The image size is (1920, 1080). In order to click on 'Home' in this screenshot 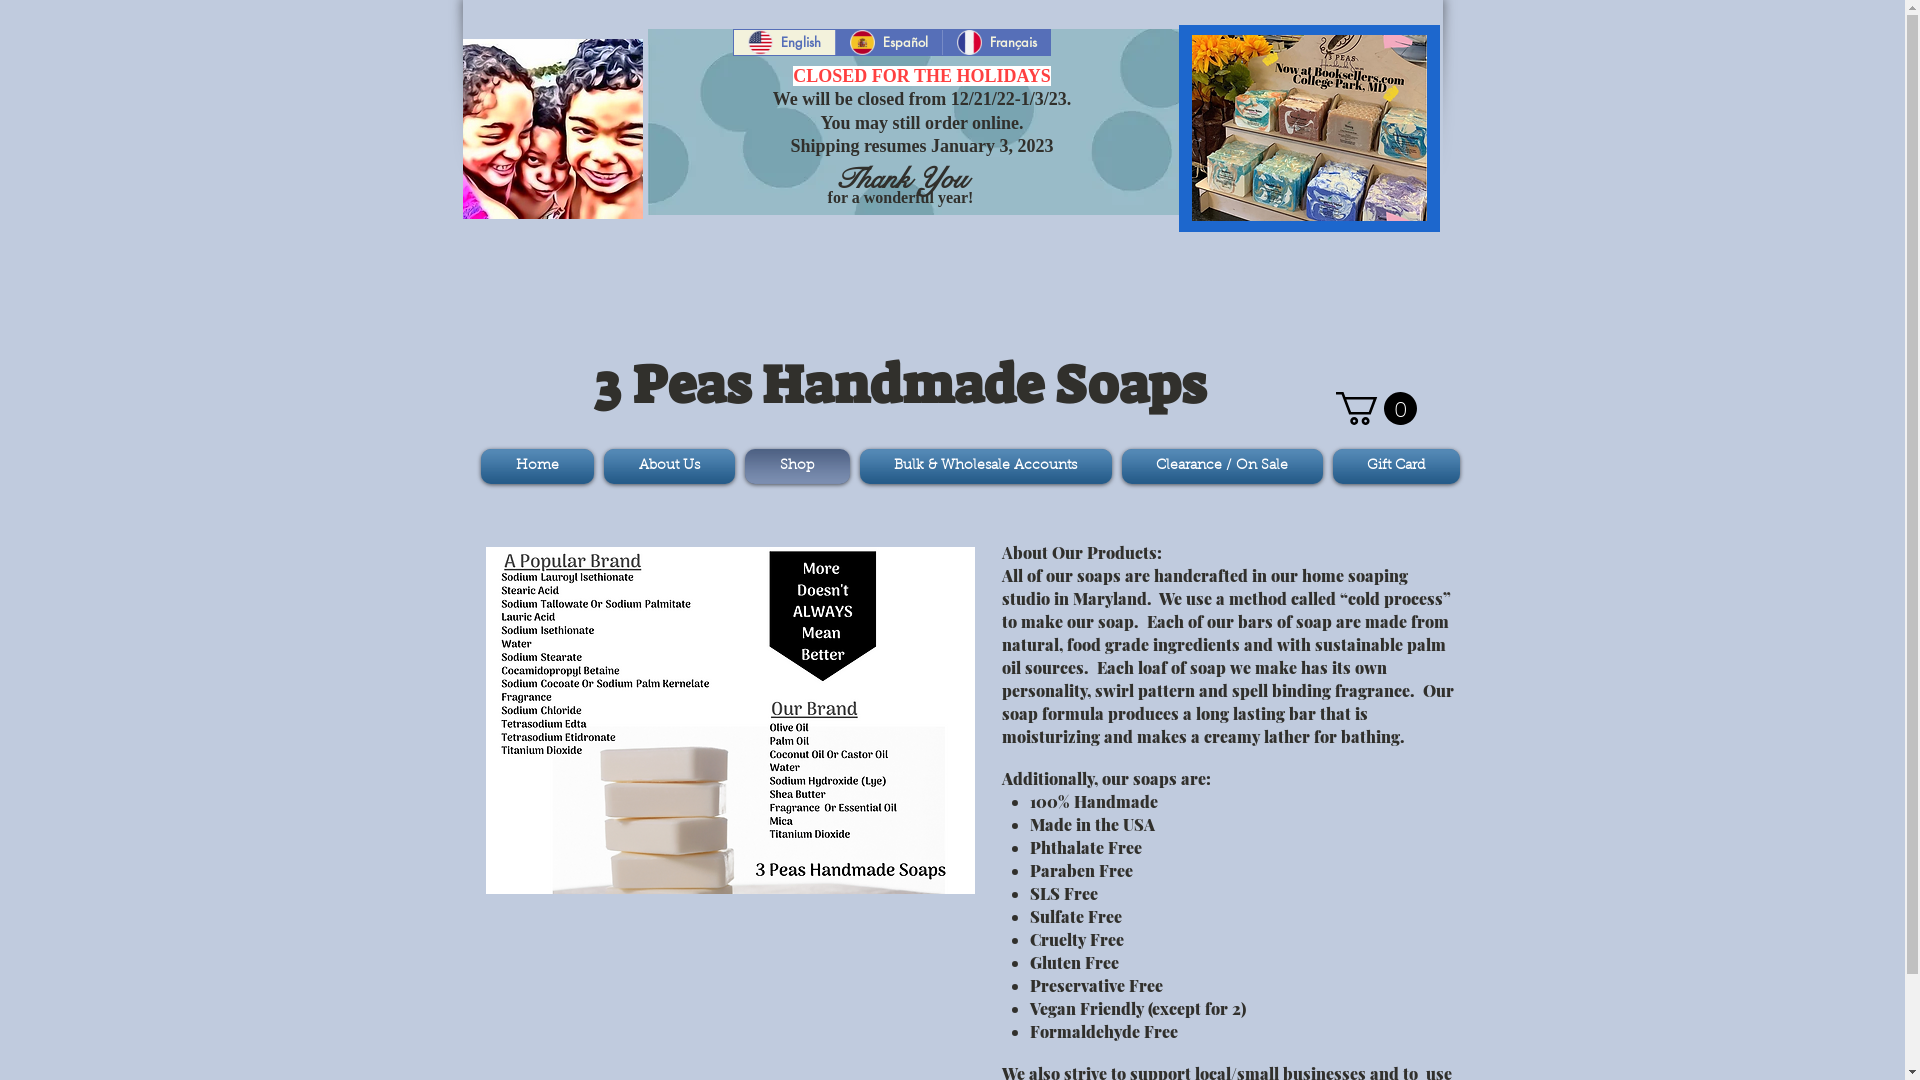, I will do `click(538, 466)`.